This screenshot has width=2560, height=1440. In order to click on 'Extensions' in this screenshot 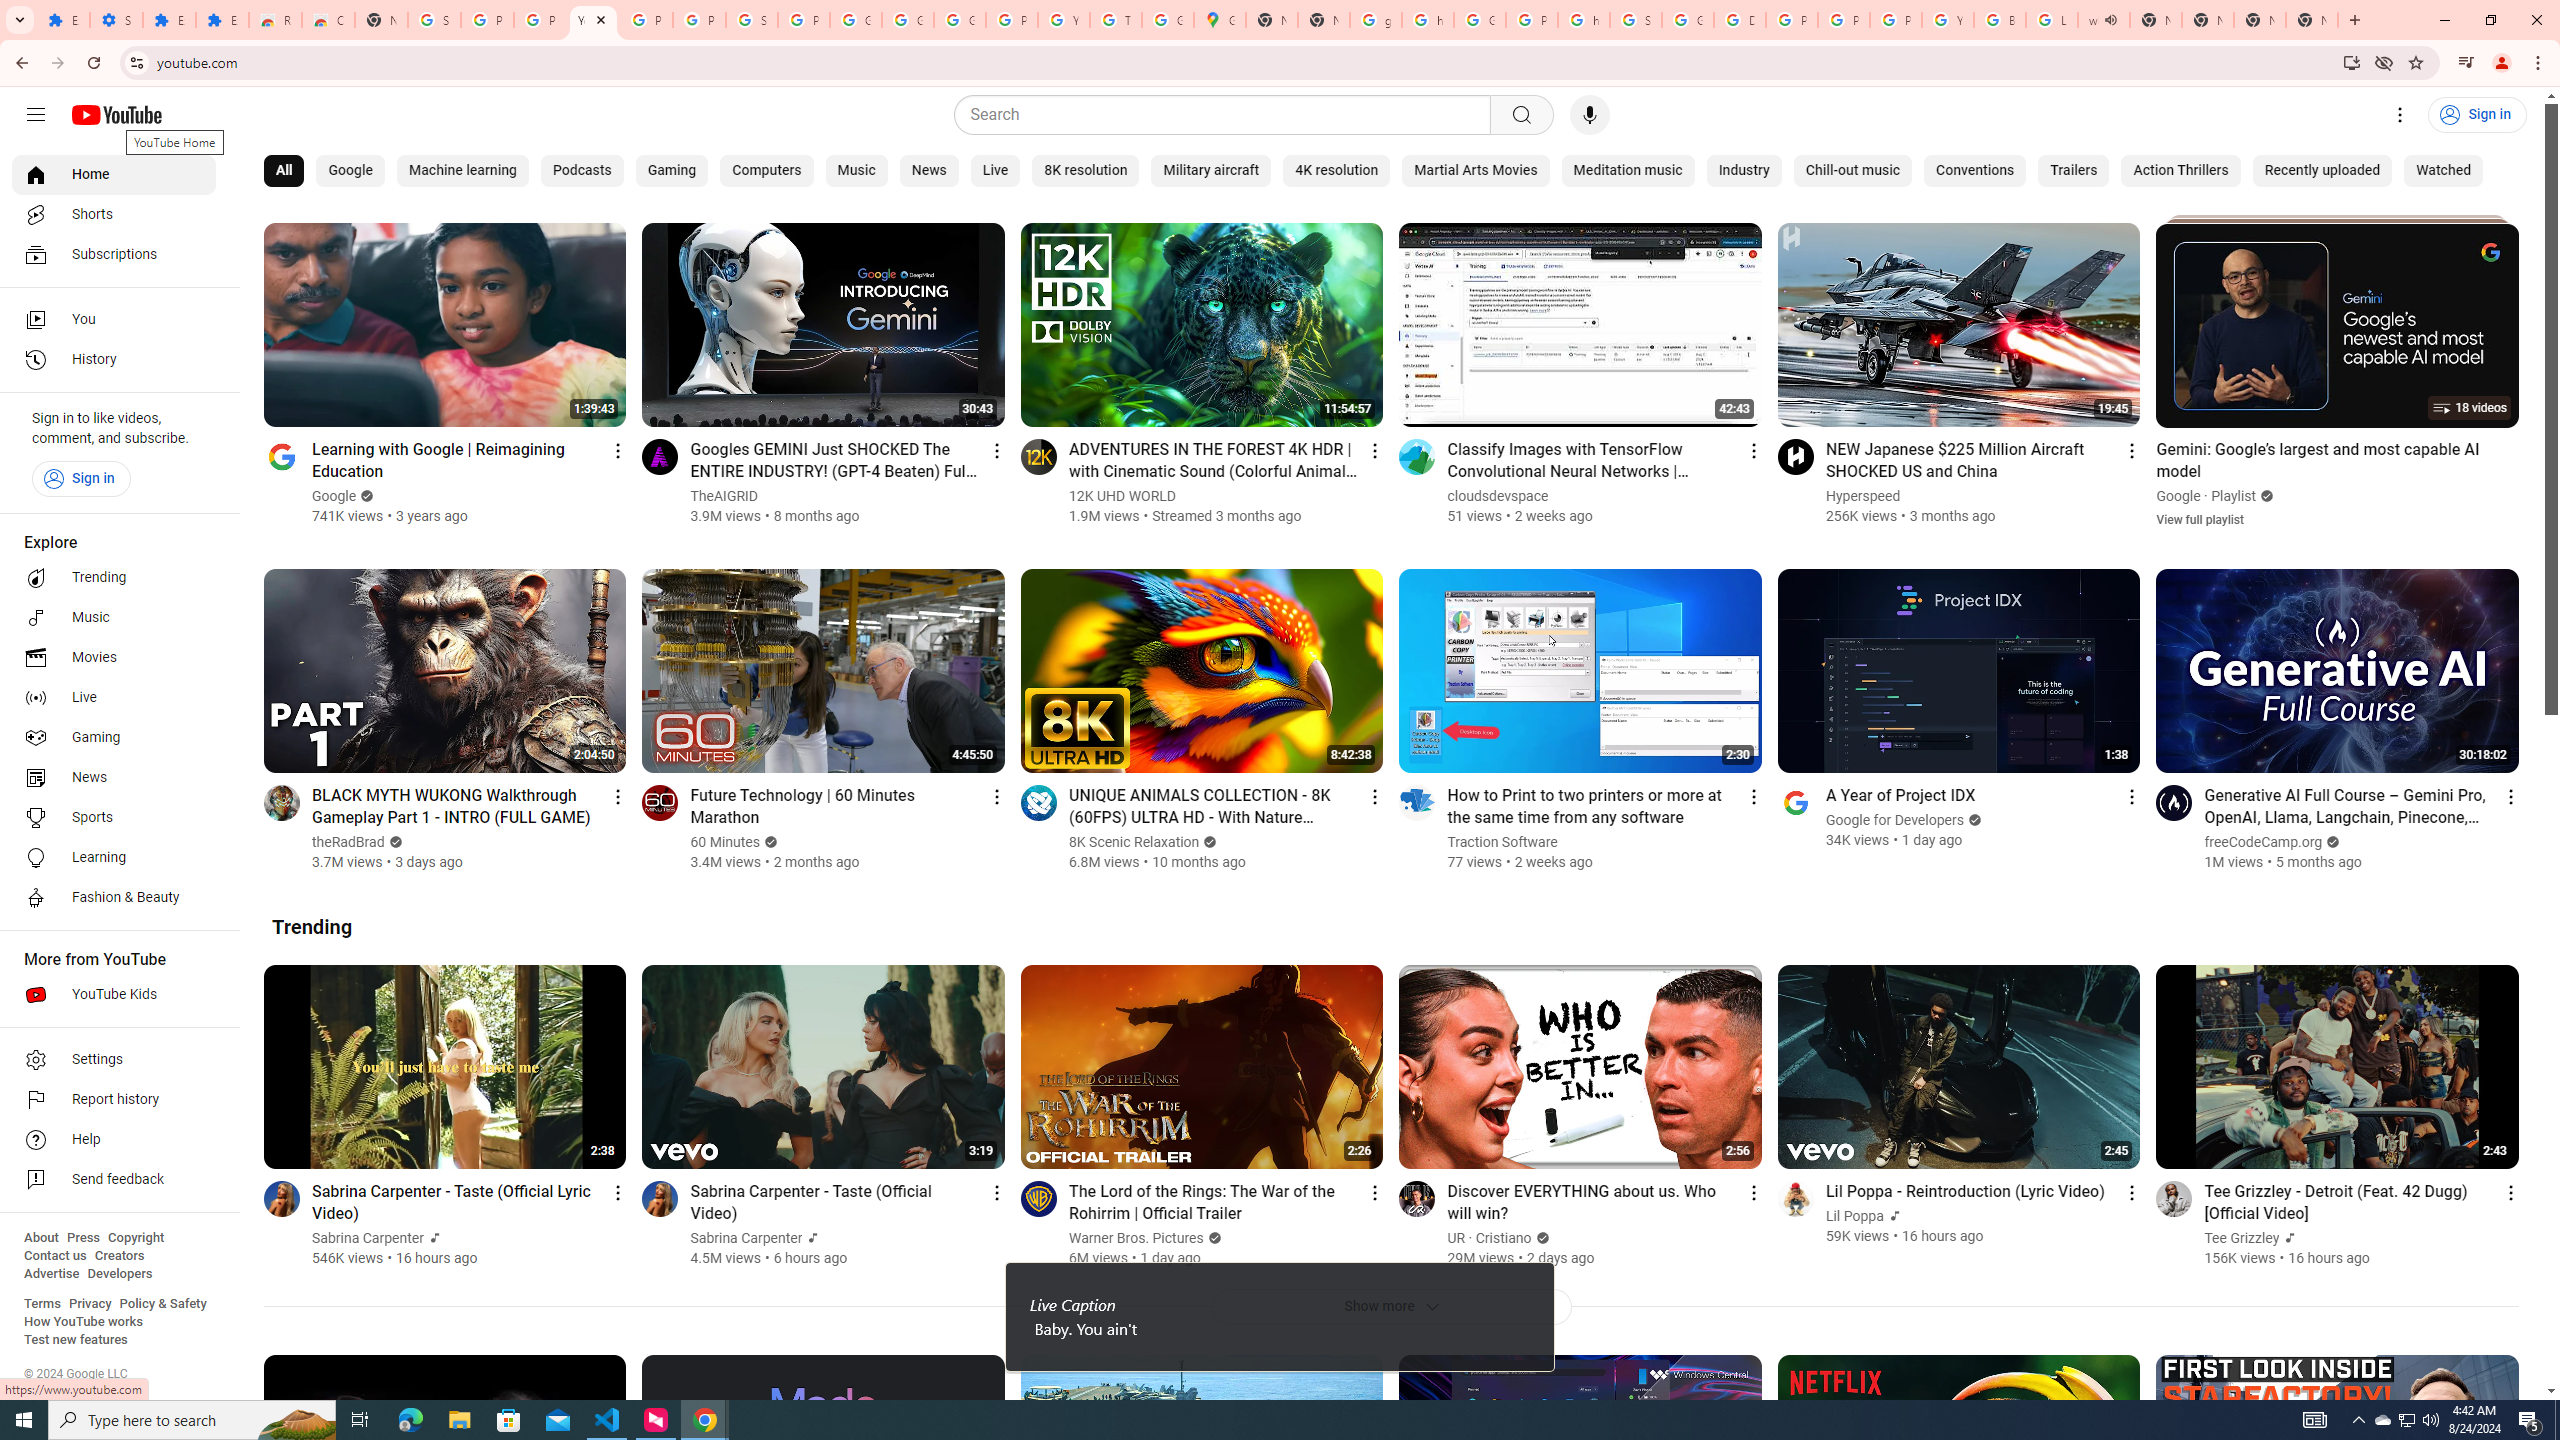, I will do `click(64, 19)`.